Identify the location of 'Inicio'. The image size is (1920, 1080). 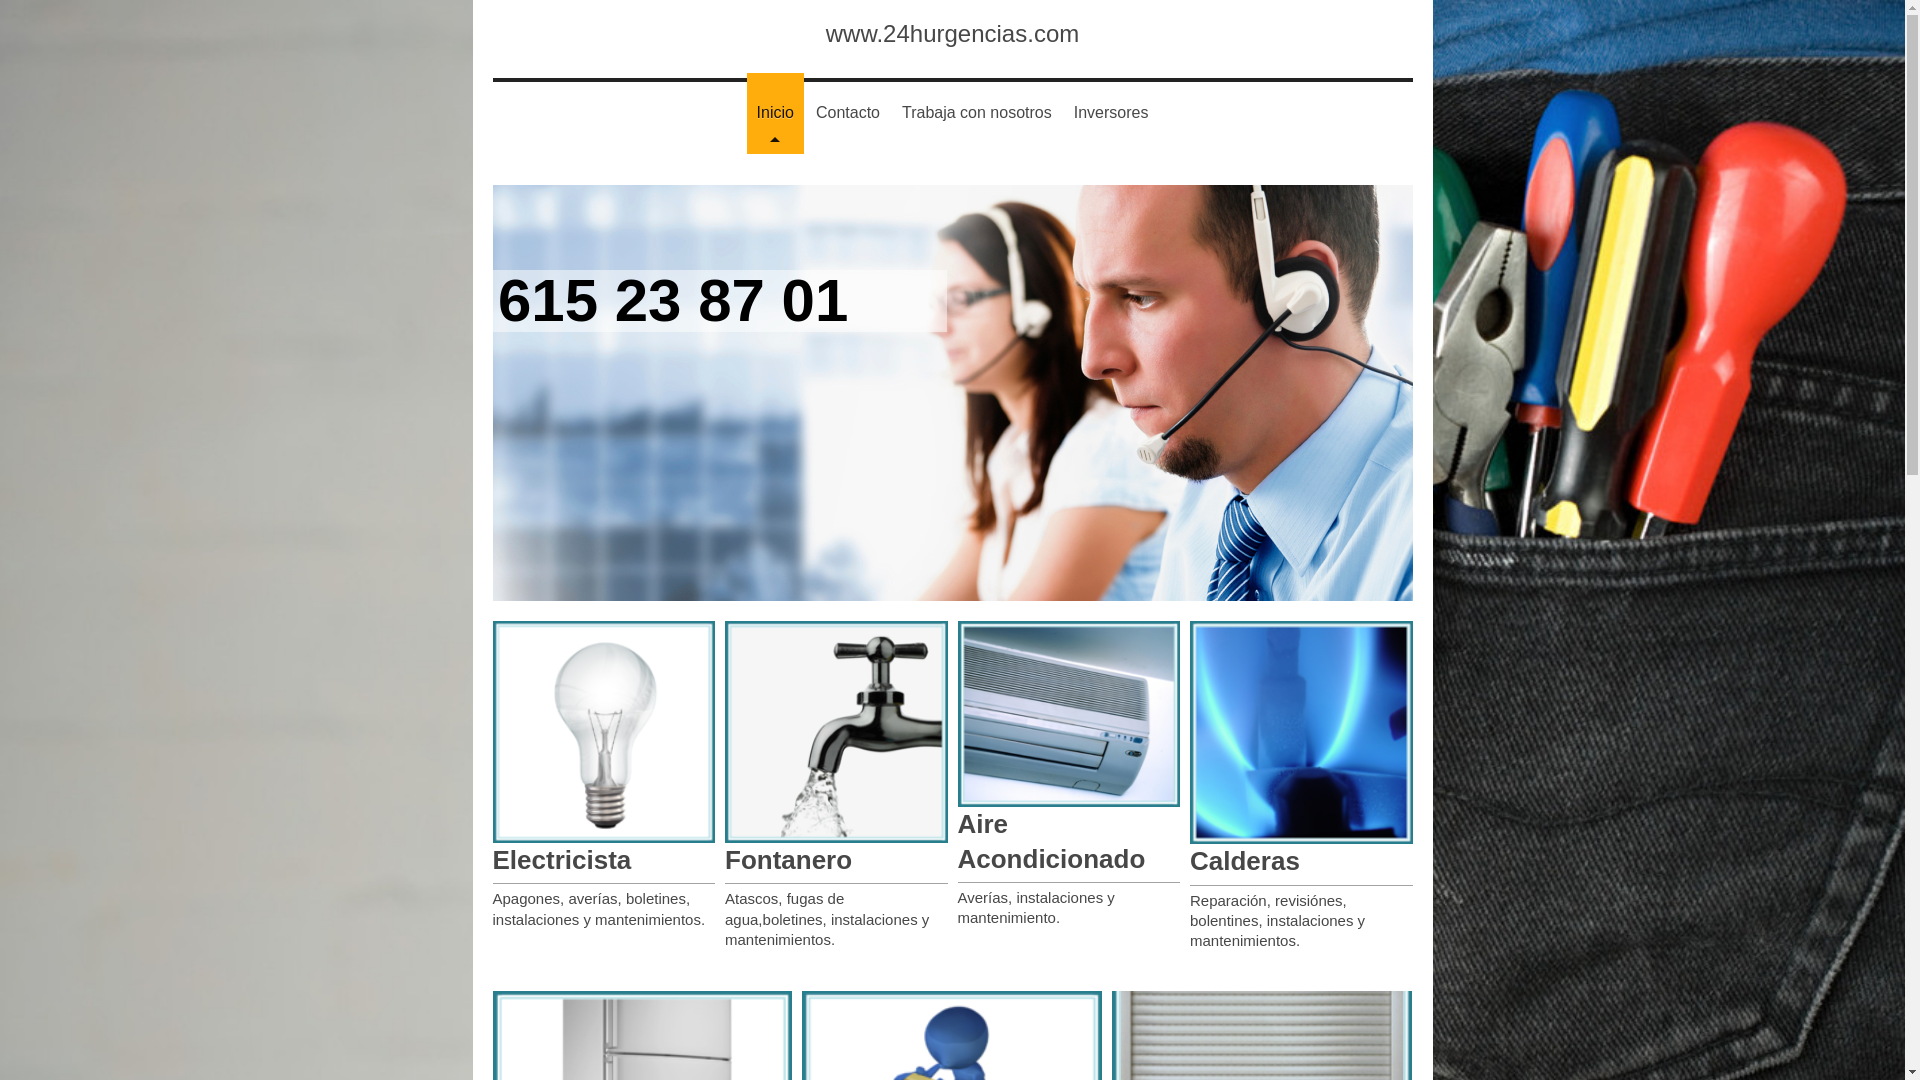
(774, 113).